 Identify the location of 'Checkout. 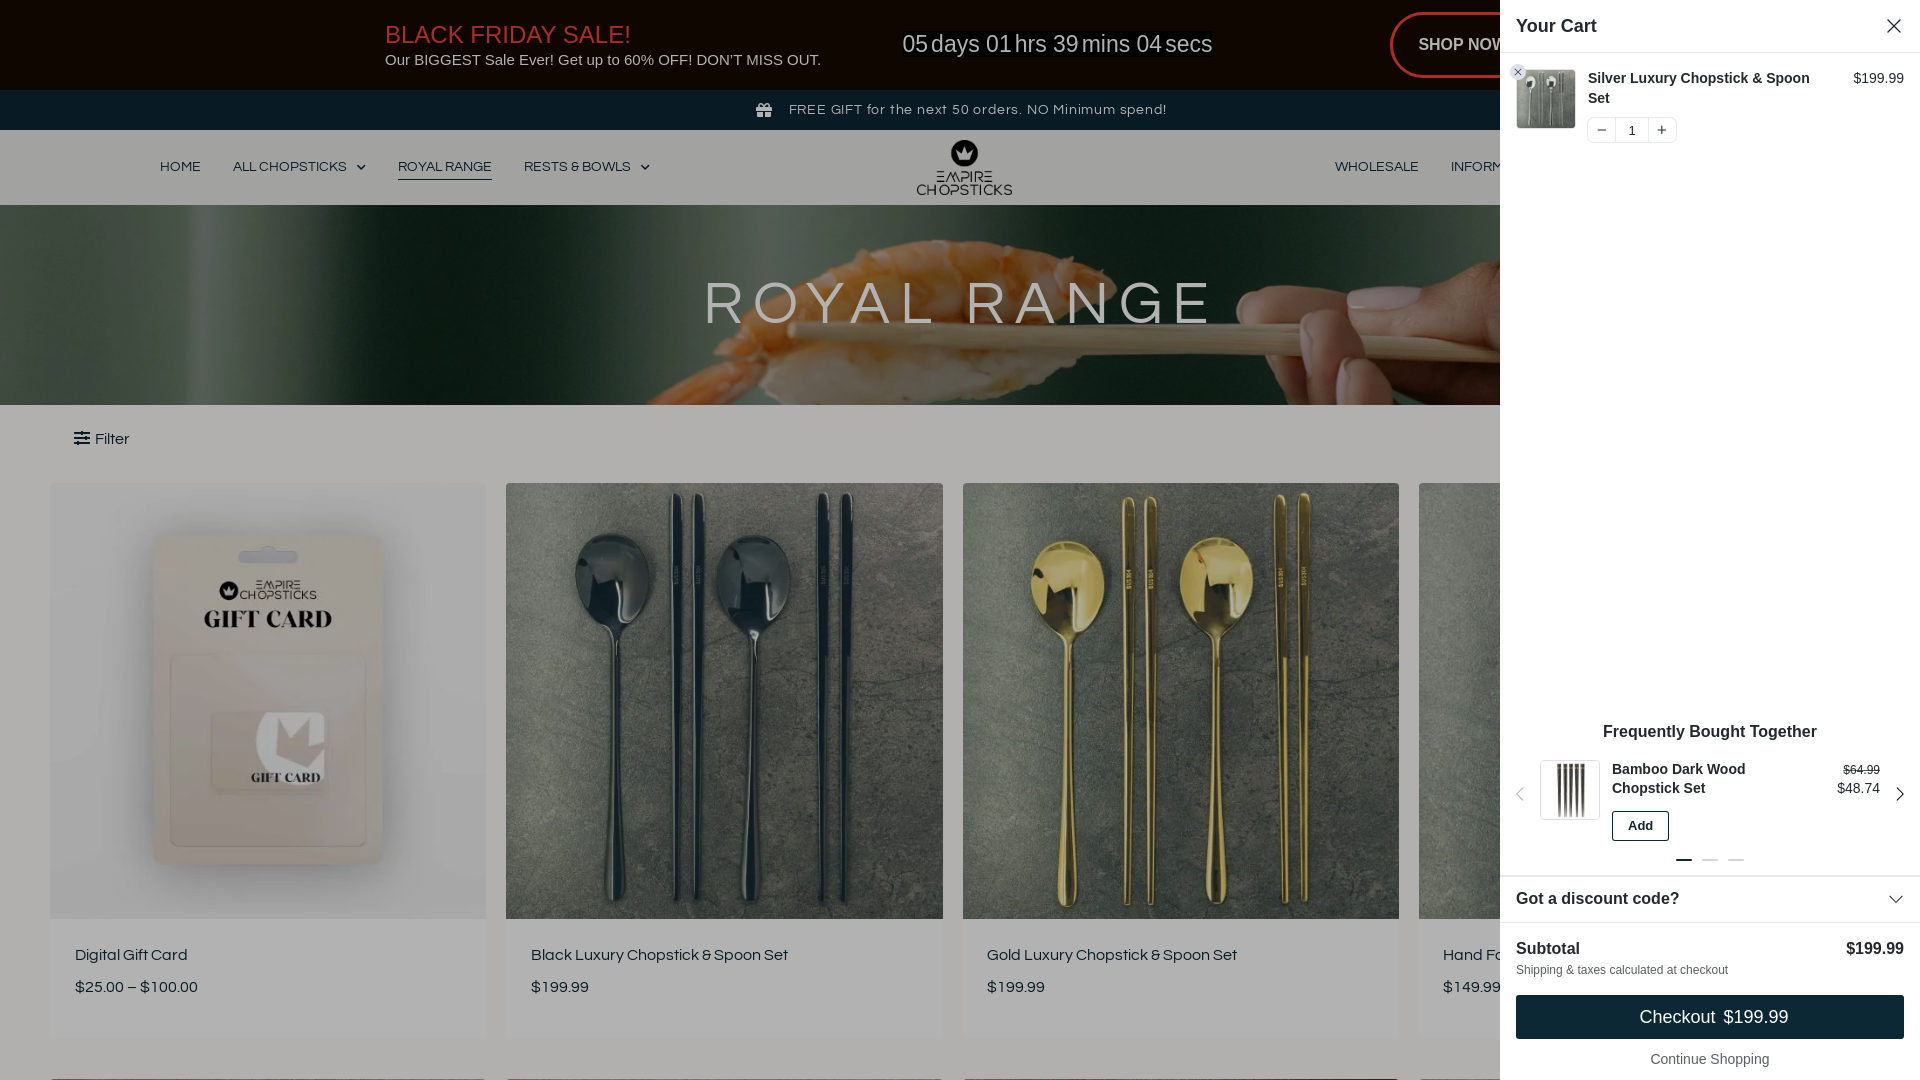
(1708, 1017).